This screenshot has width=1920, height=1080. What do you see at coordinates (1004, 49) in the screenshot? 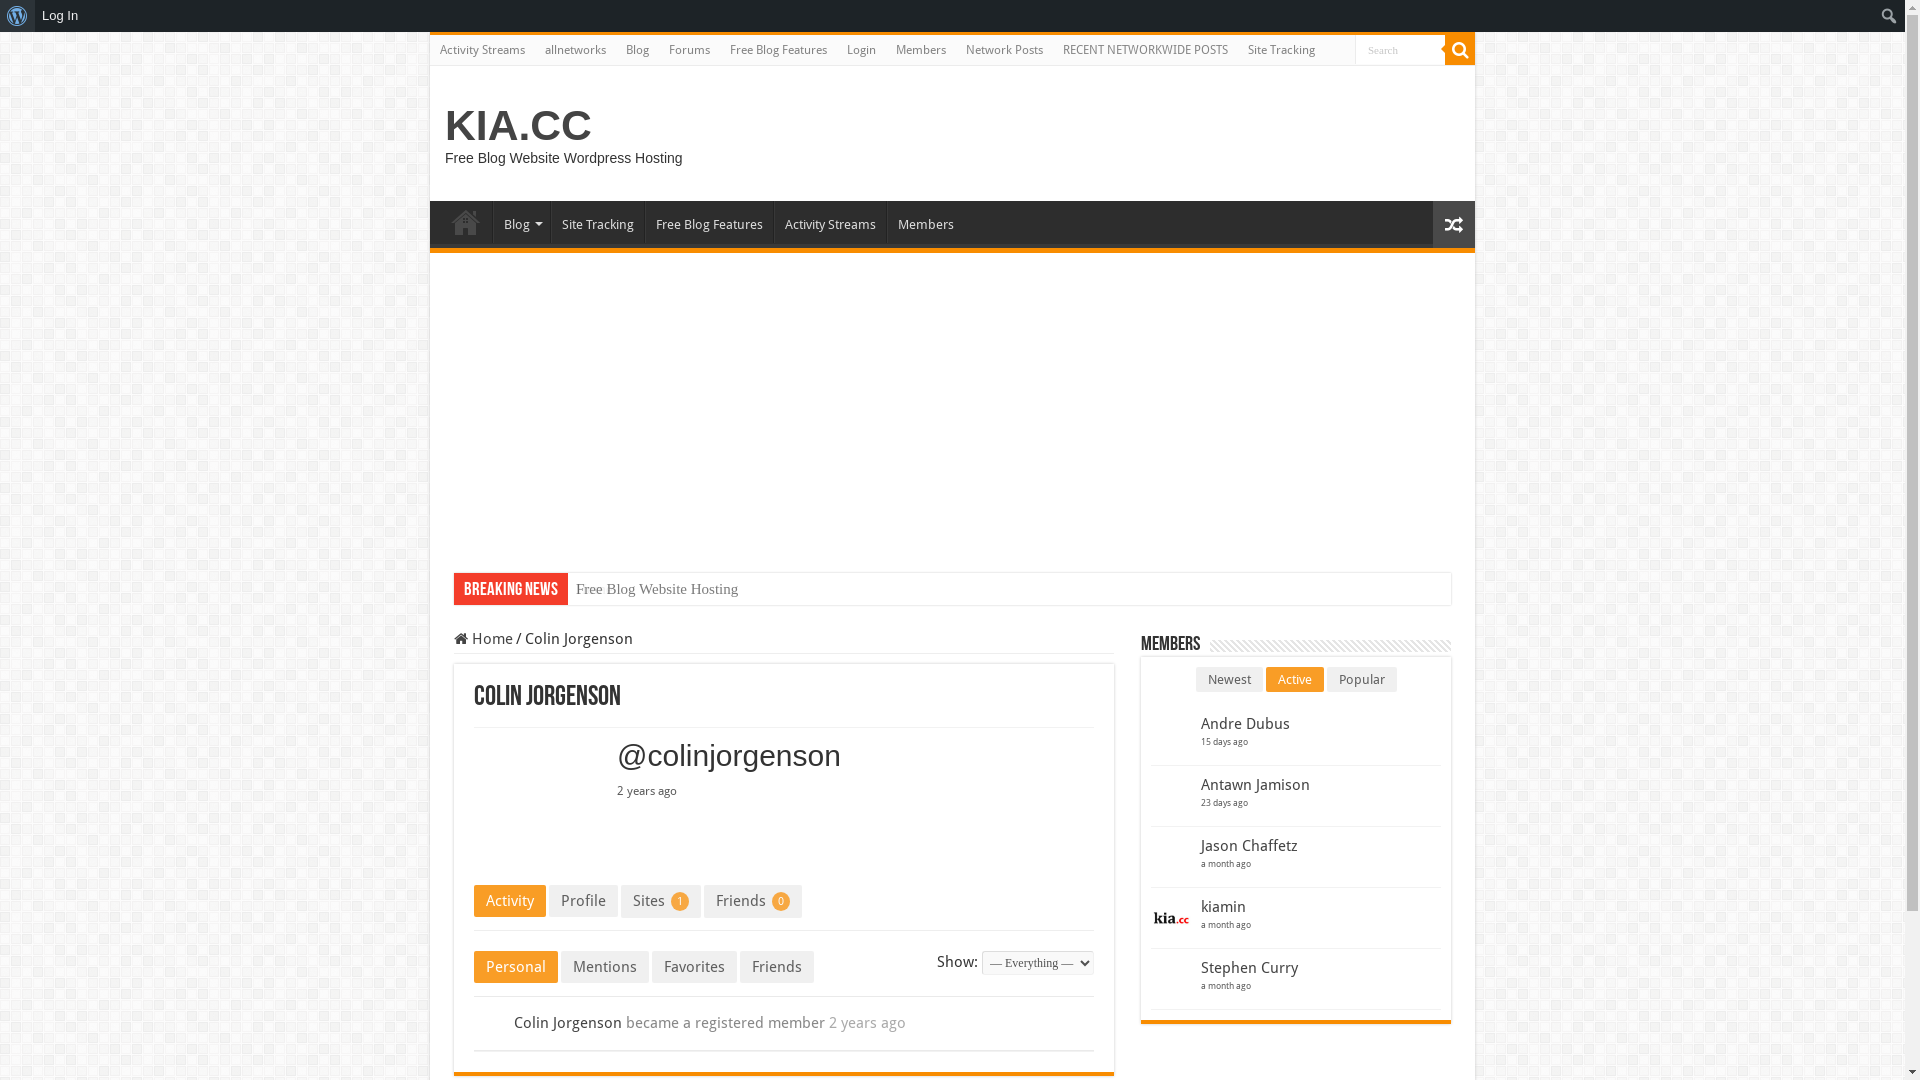
I see `'Network Posts'` at bounding box center [1004, 49].